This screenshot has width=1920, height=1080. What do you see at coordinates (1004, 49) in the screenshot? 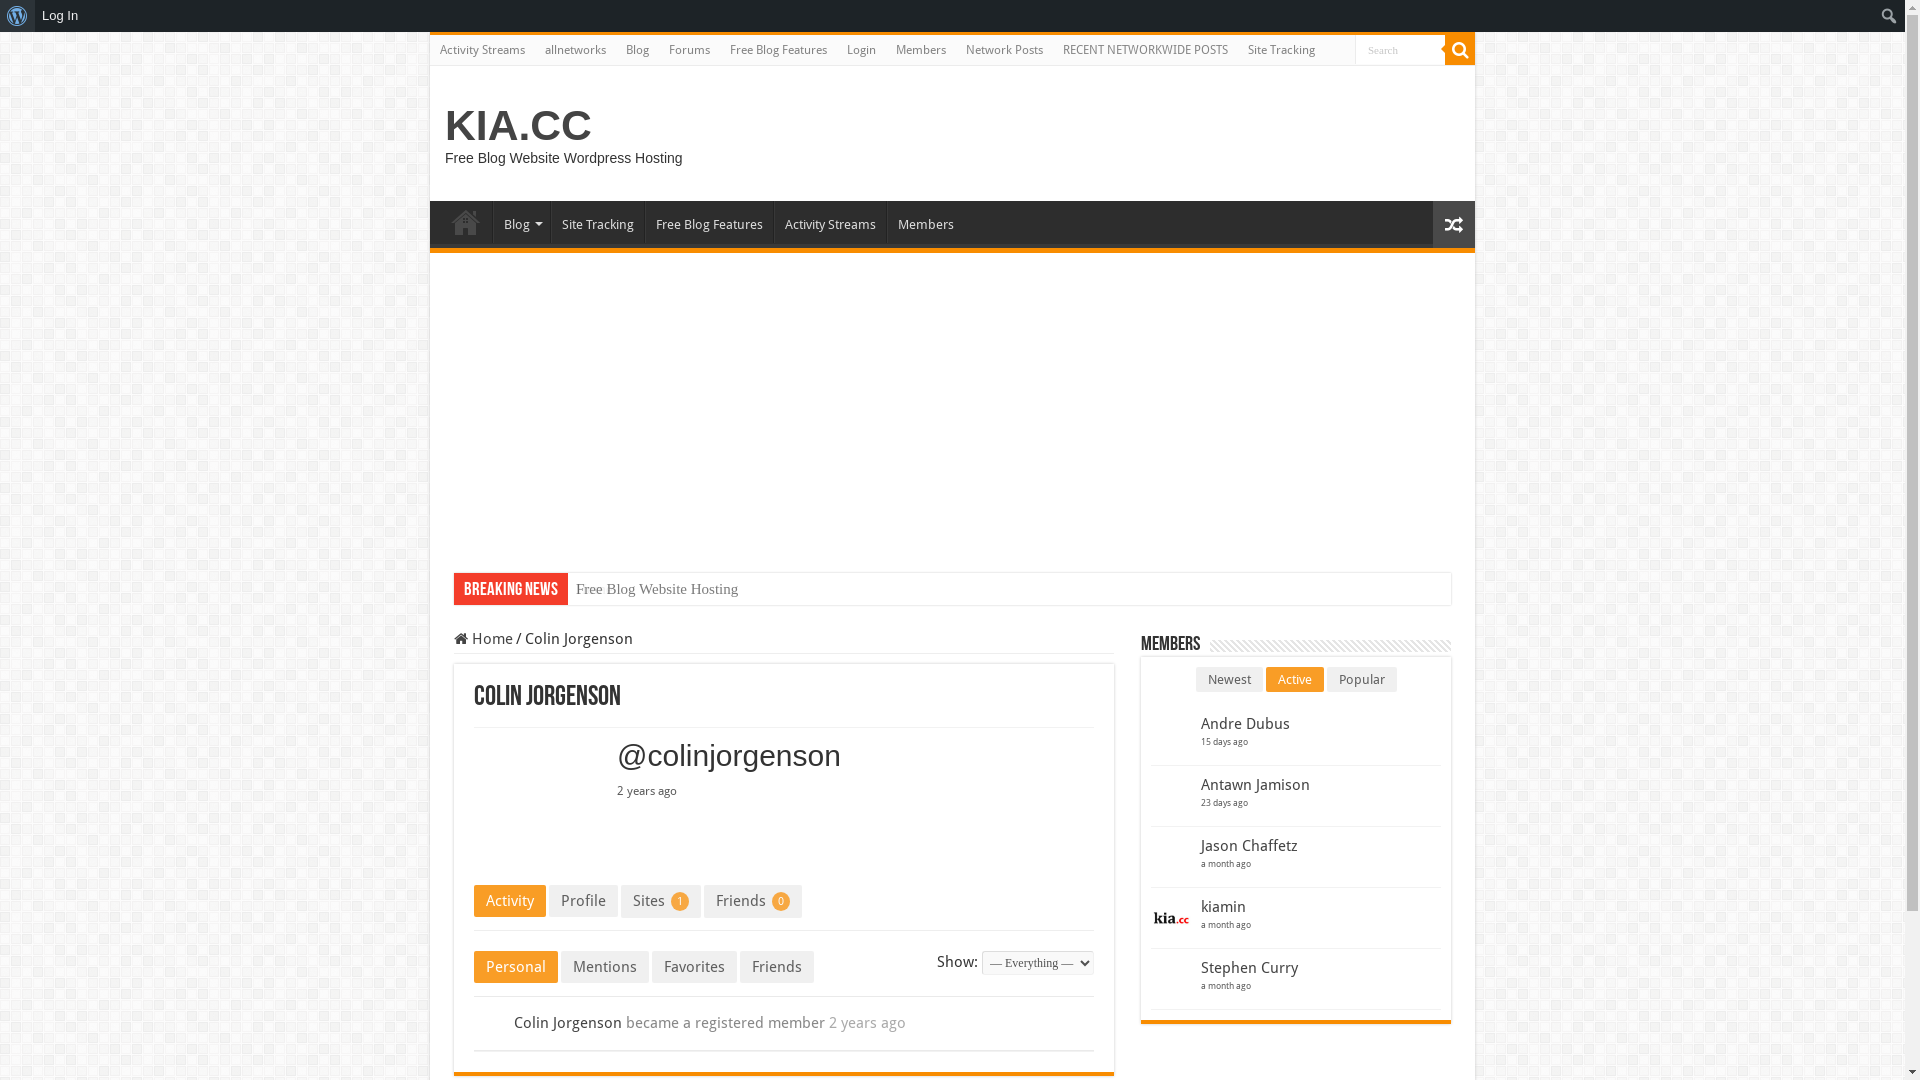
I see `'Network Posts'` at bounding box center [1004, 49].